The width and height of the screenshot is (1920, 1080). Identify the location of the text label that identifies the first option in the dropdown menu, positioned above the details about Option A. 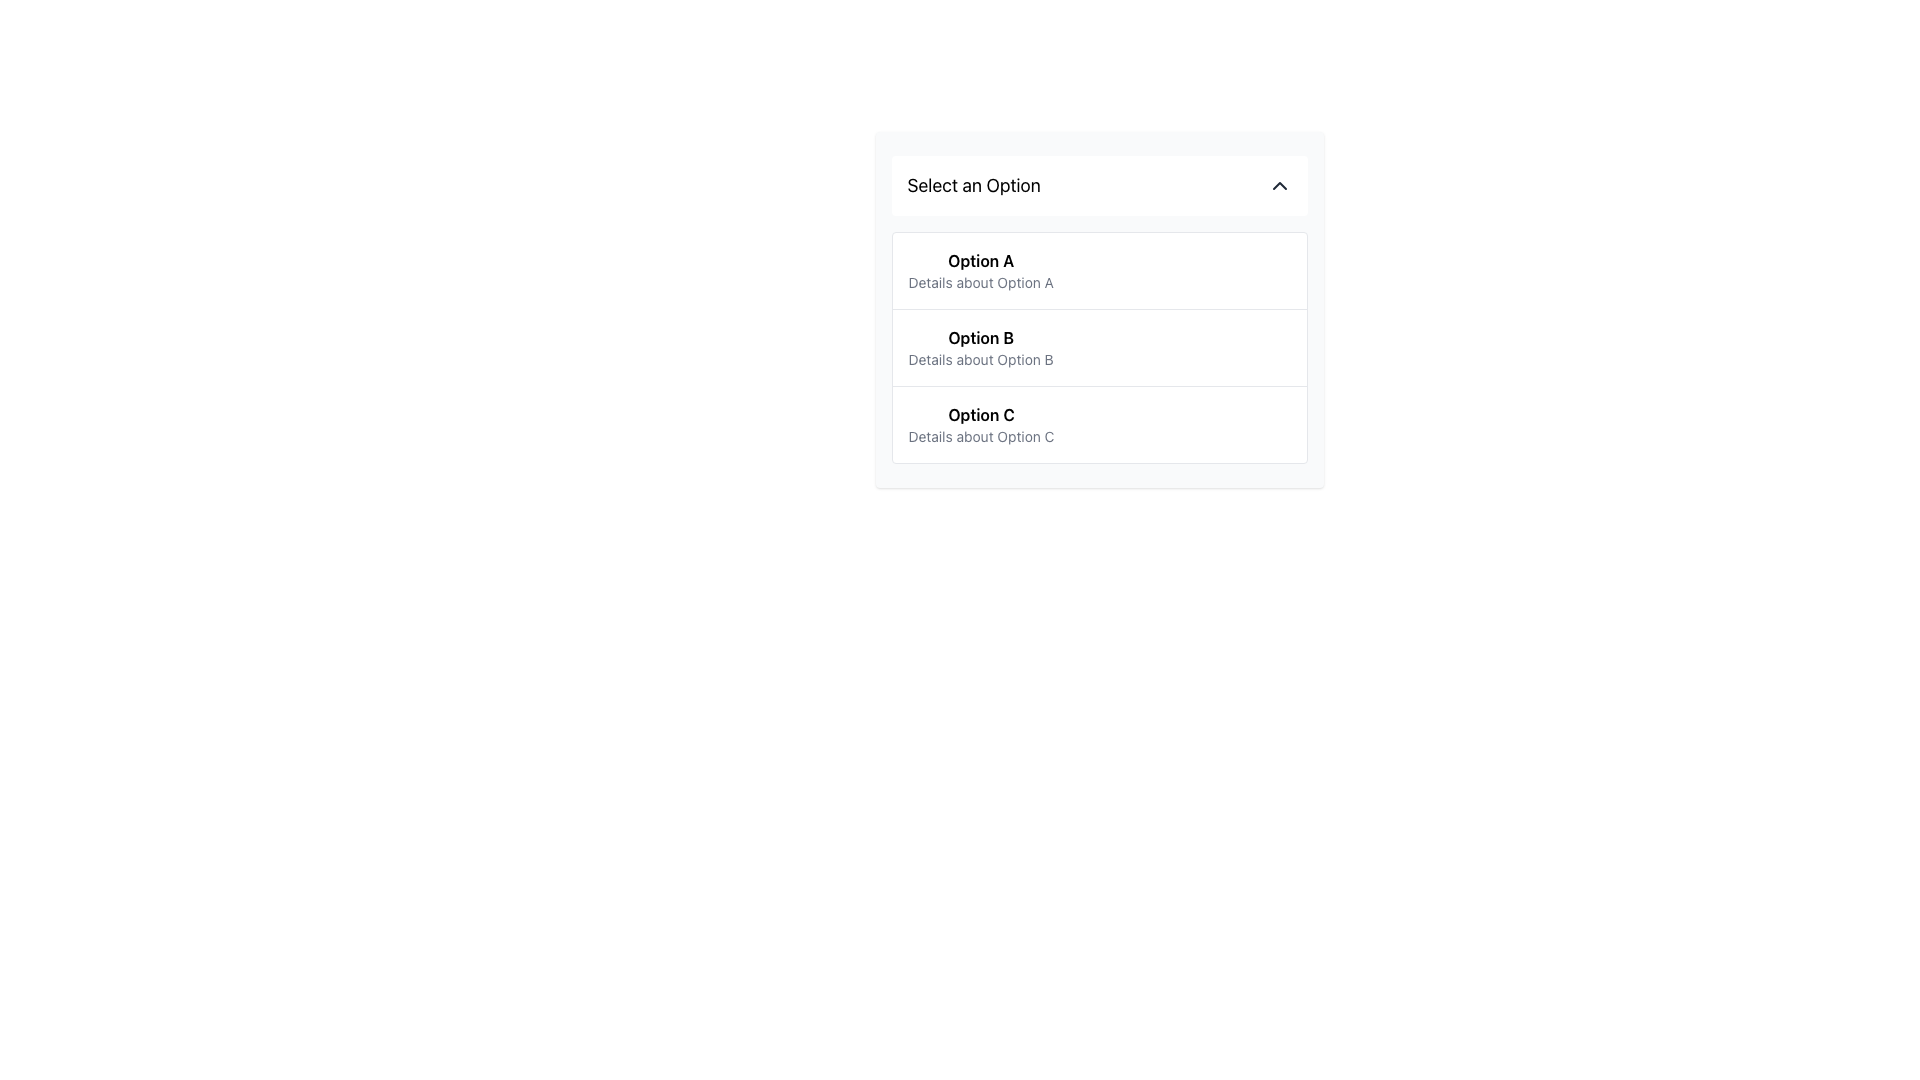
(981, 260).